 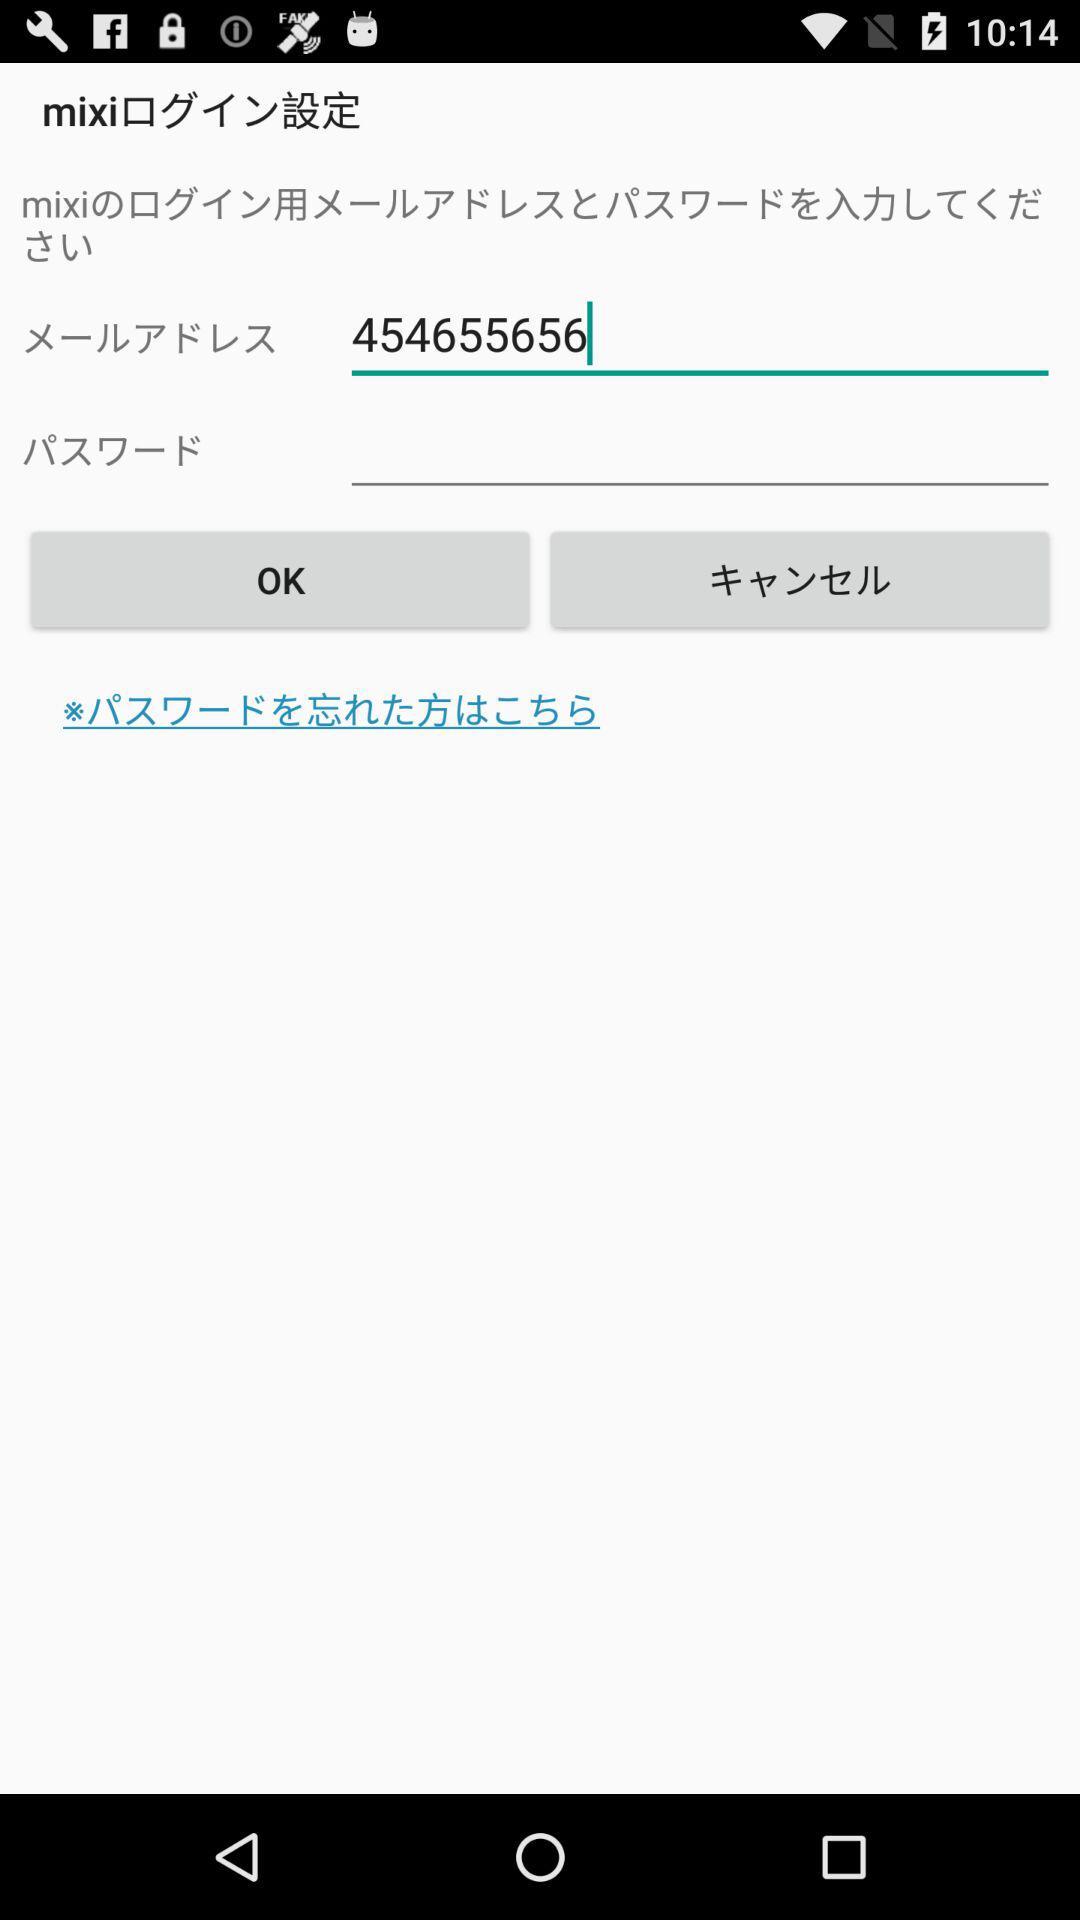 What do you see at coordinates (699, 334) in the screenshot?
I see `the 454655656` at bounding box center [699, 334].